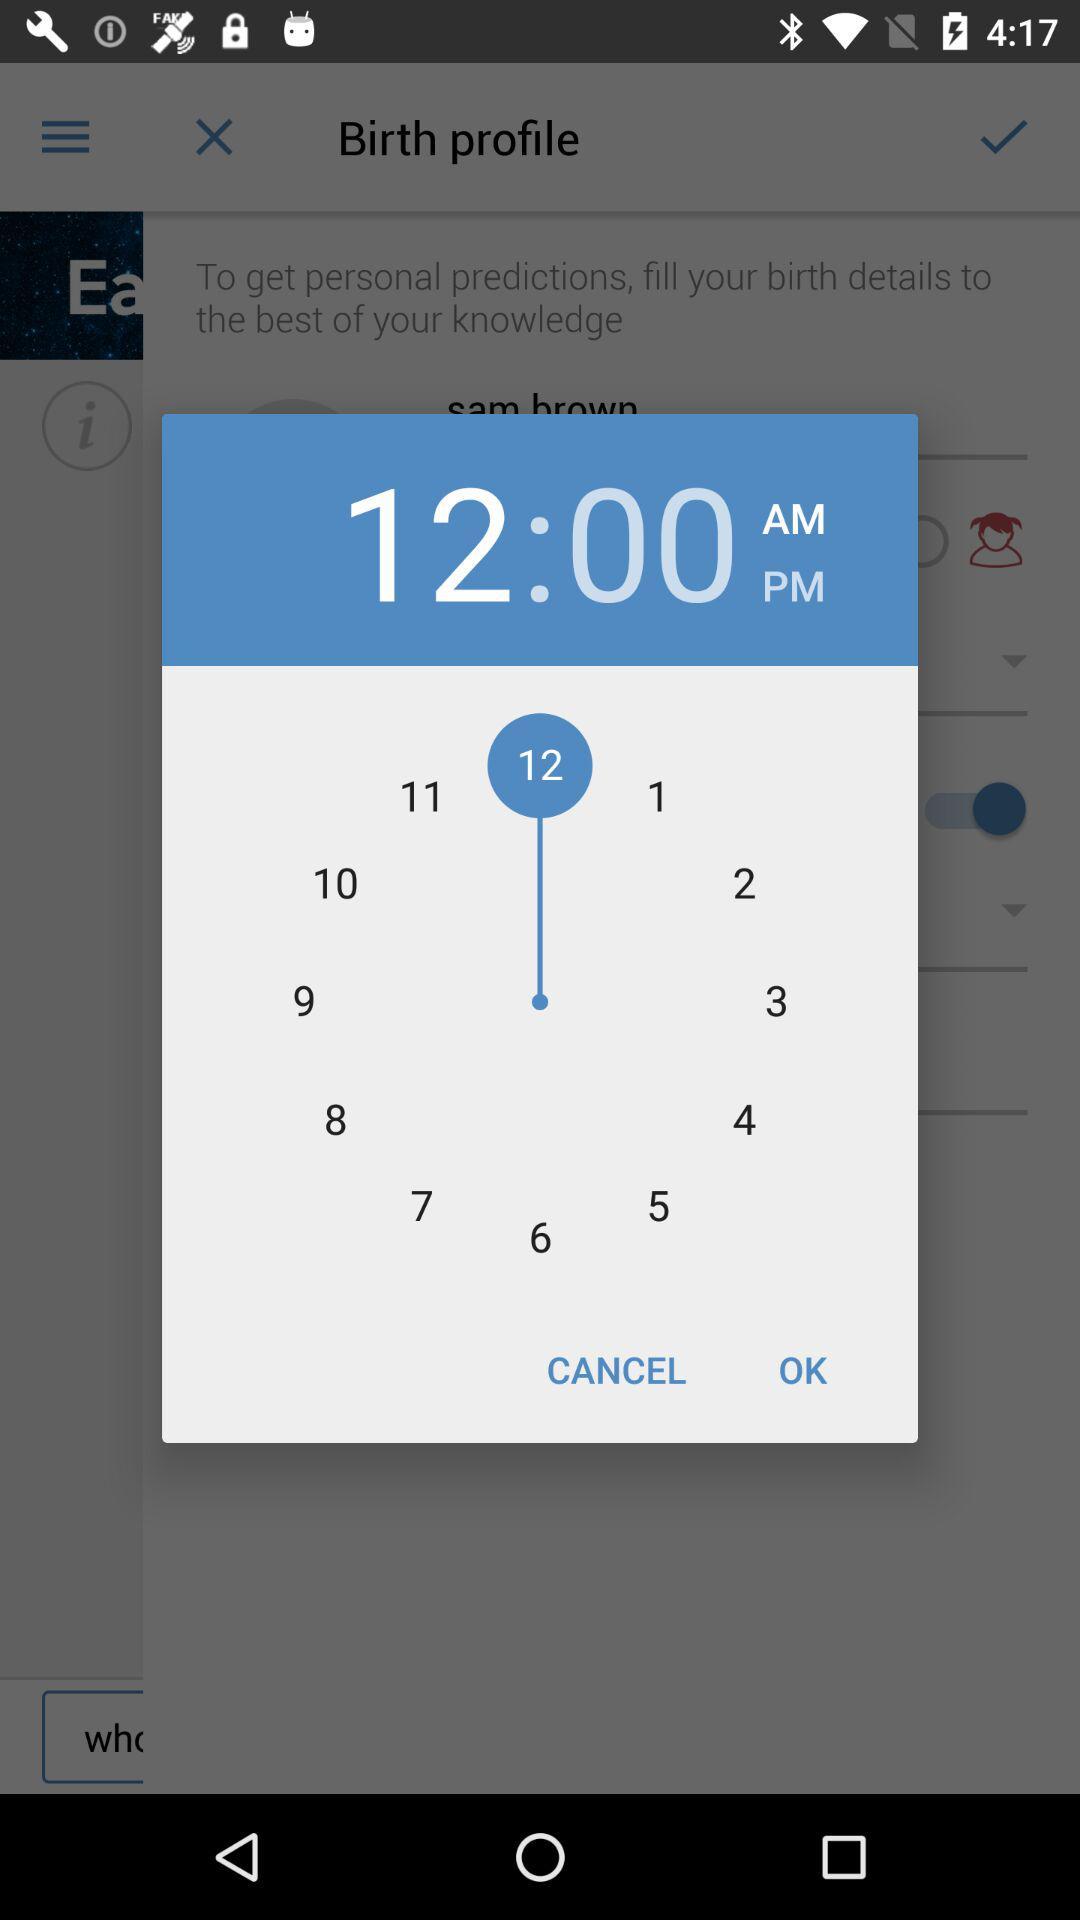  I want to click on icon next to cancel icon, so click(801, 1368).